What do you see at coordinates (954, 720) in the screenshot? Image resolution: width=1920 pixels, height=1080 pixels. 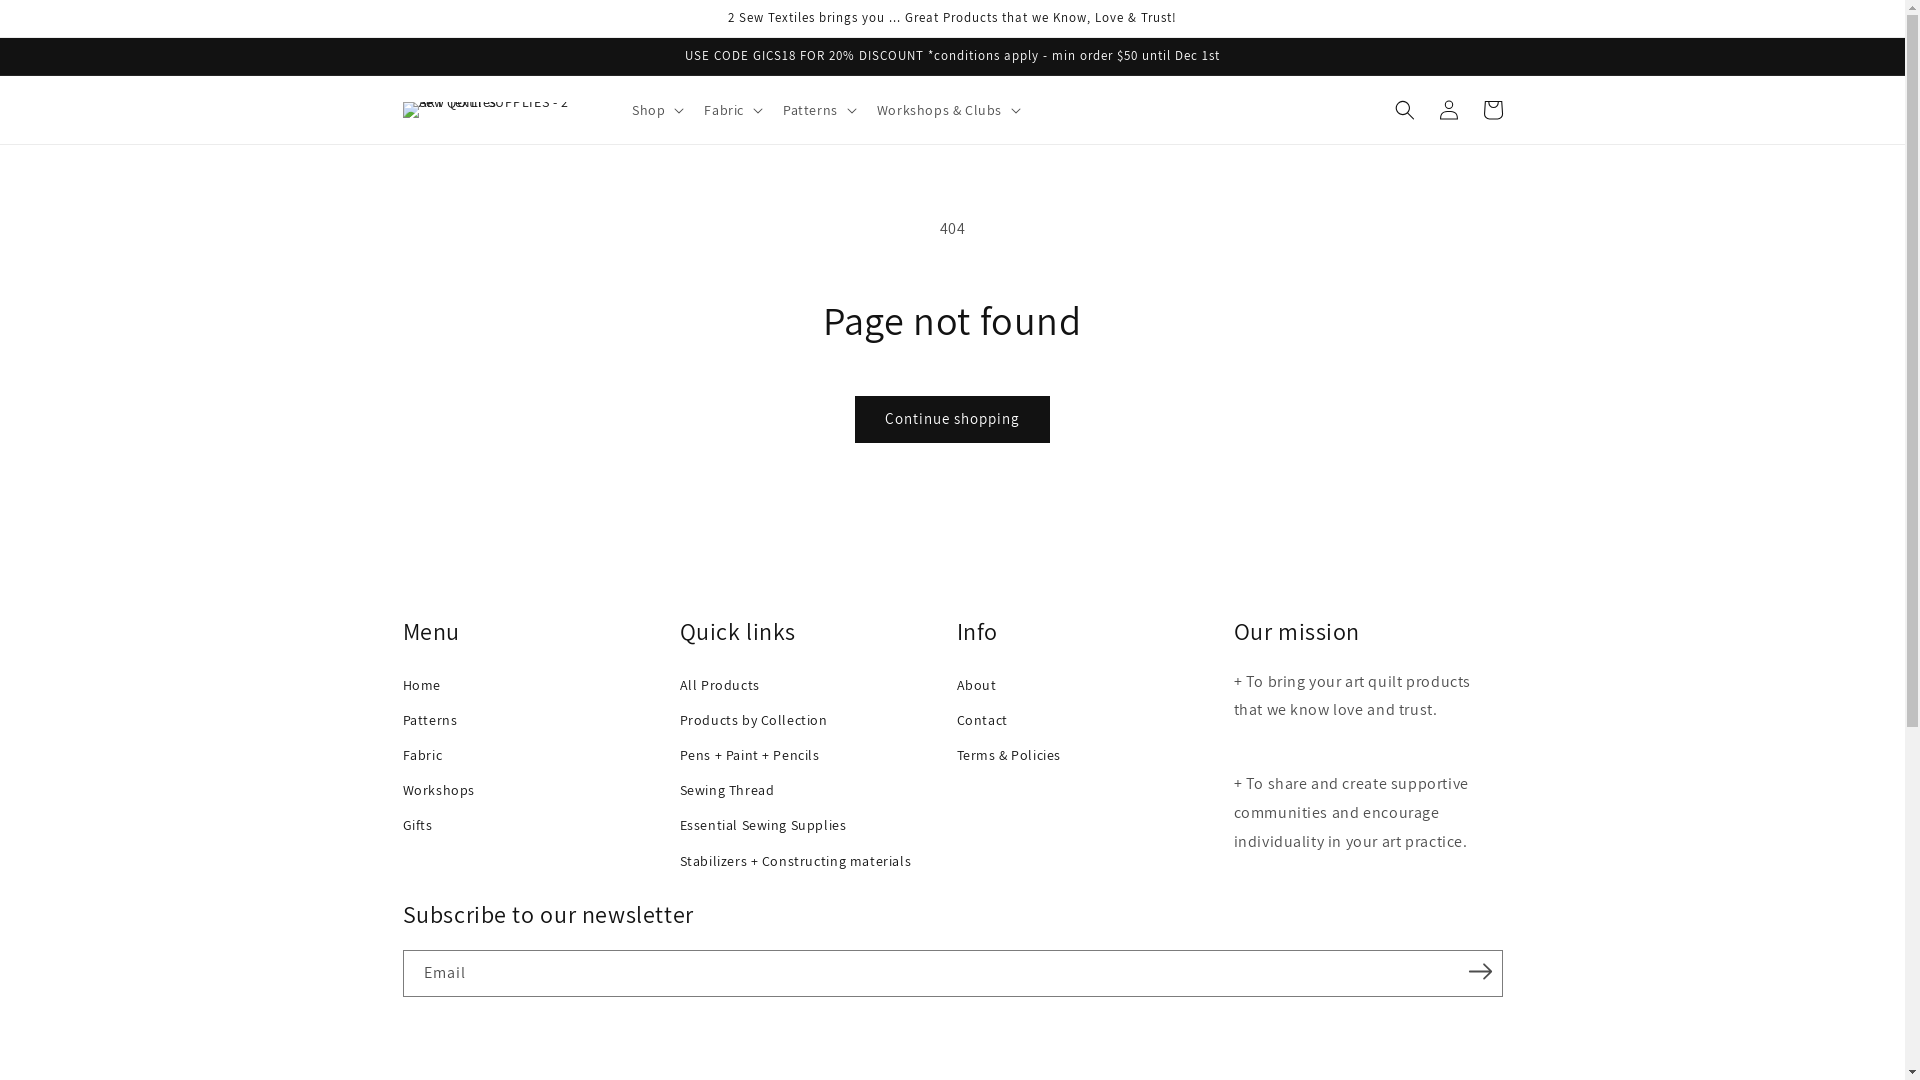 I see `'Contact'` at bounding box center [954, 720].